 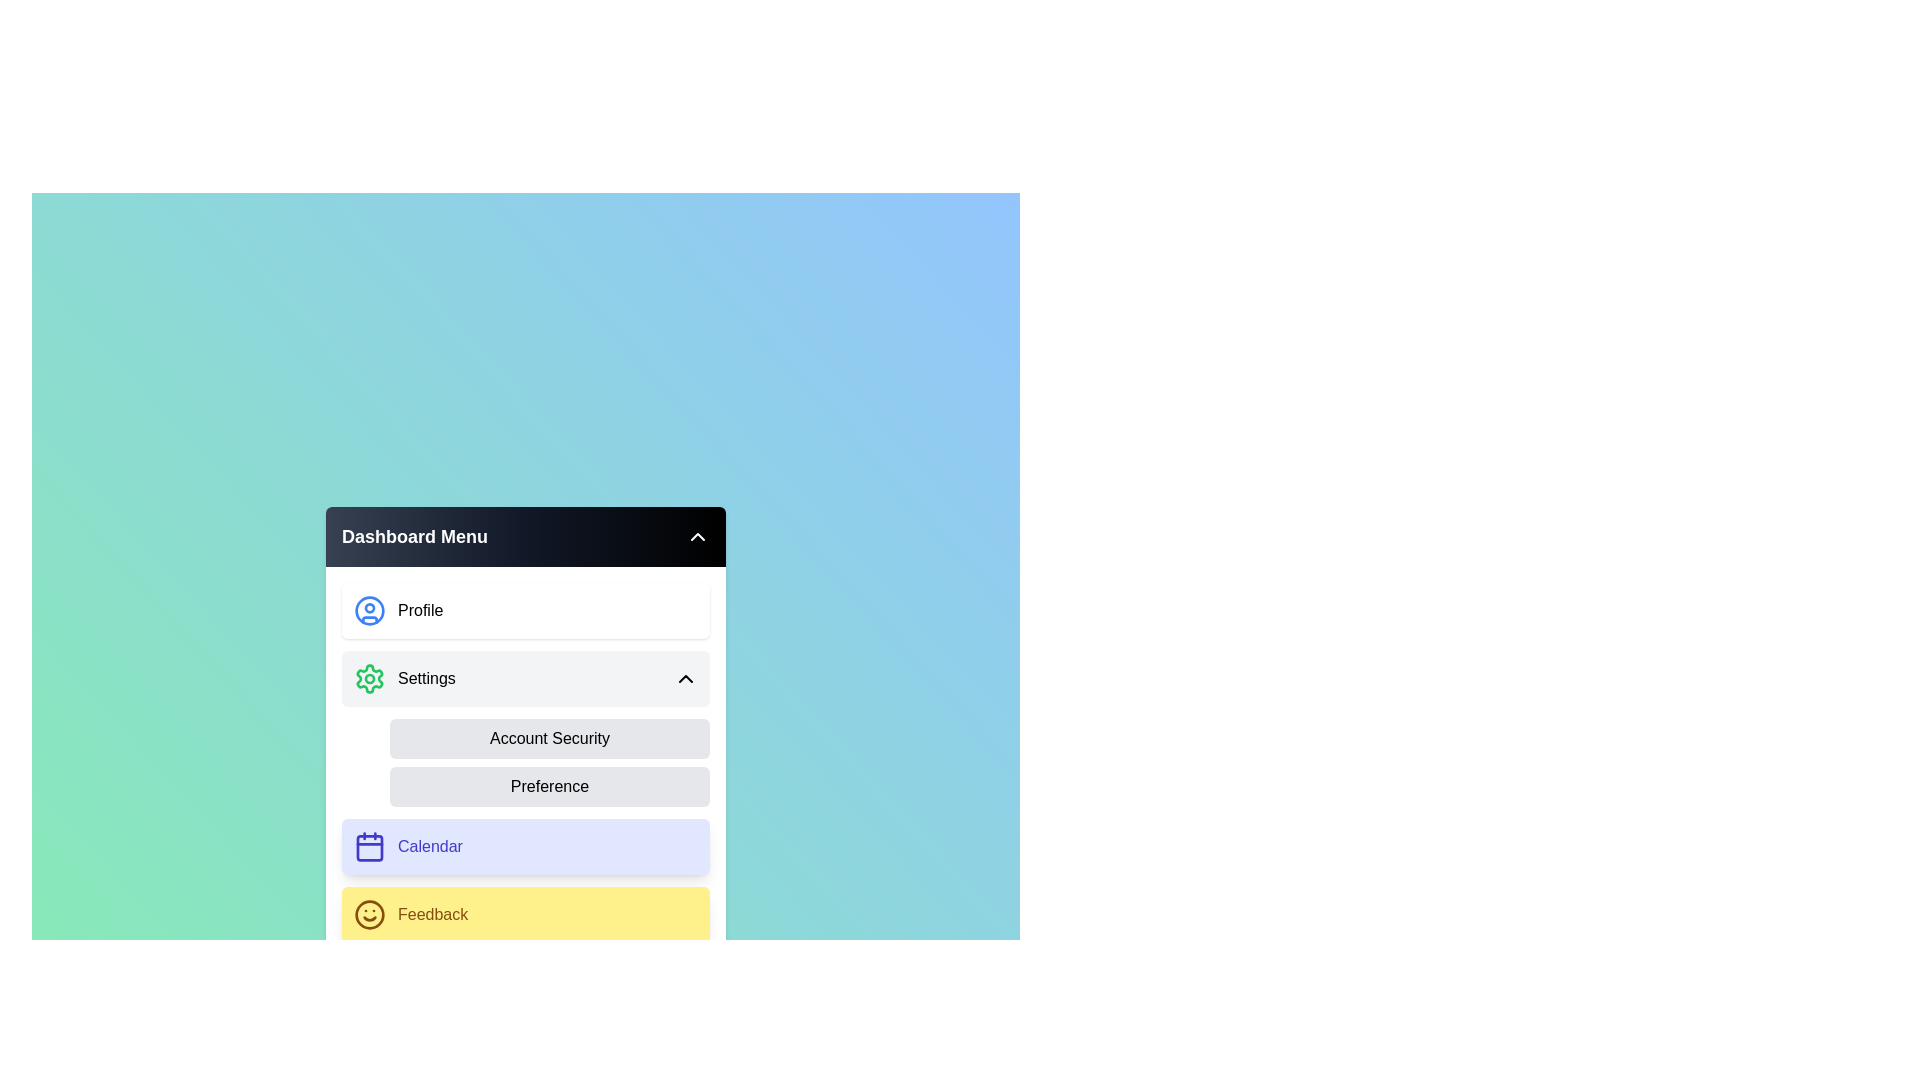 What do you see at coordinates (425, 677) in the screenshot?
I see `the text label reading 'Settings'` at bounding box center [425, 677].